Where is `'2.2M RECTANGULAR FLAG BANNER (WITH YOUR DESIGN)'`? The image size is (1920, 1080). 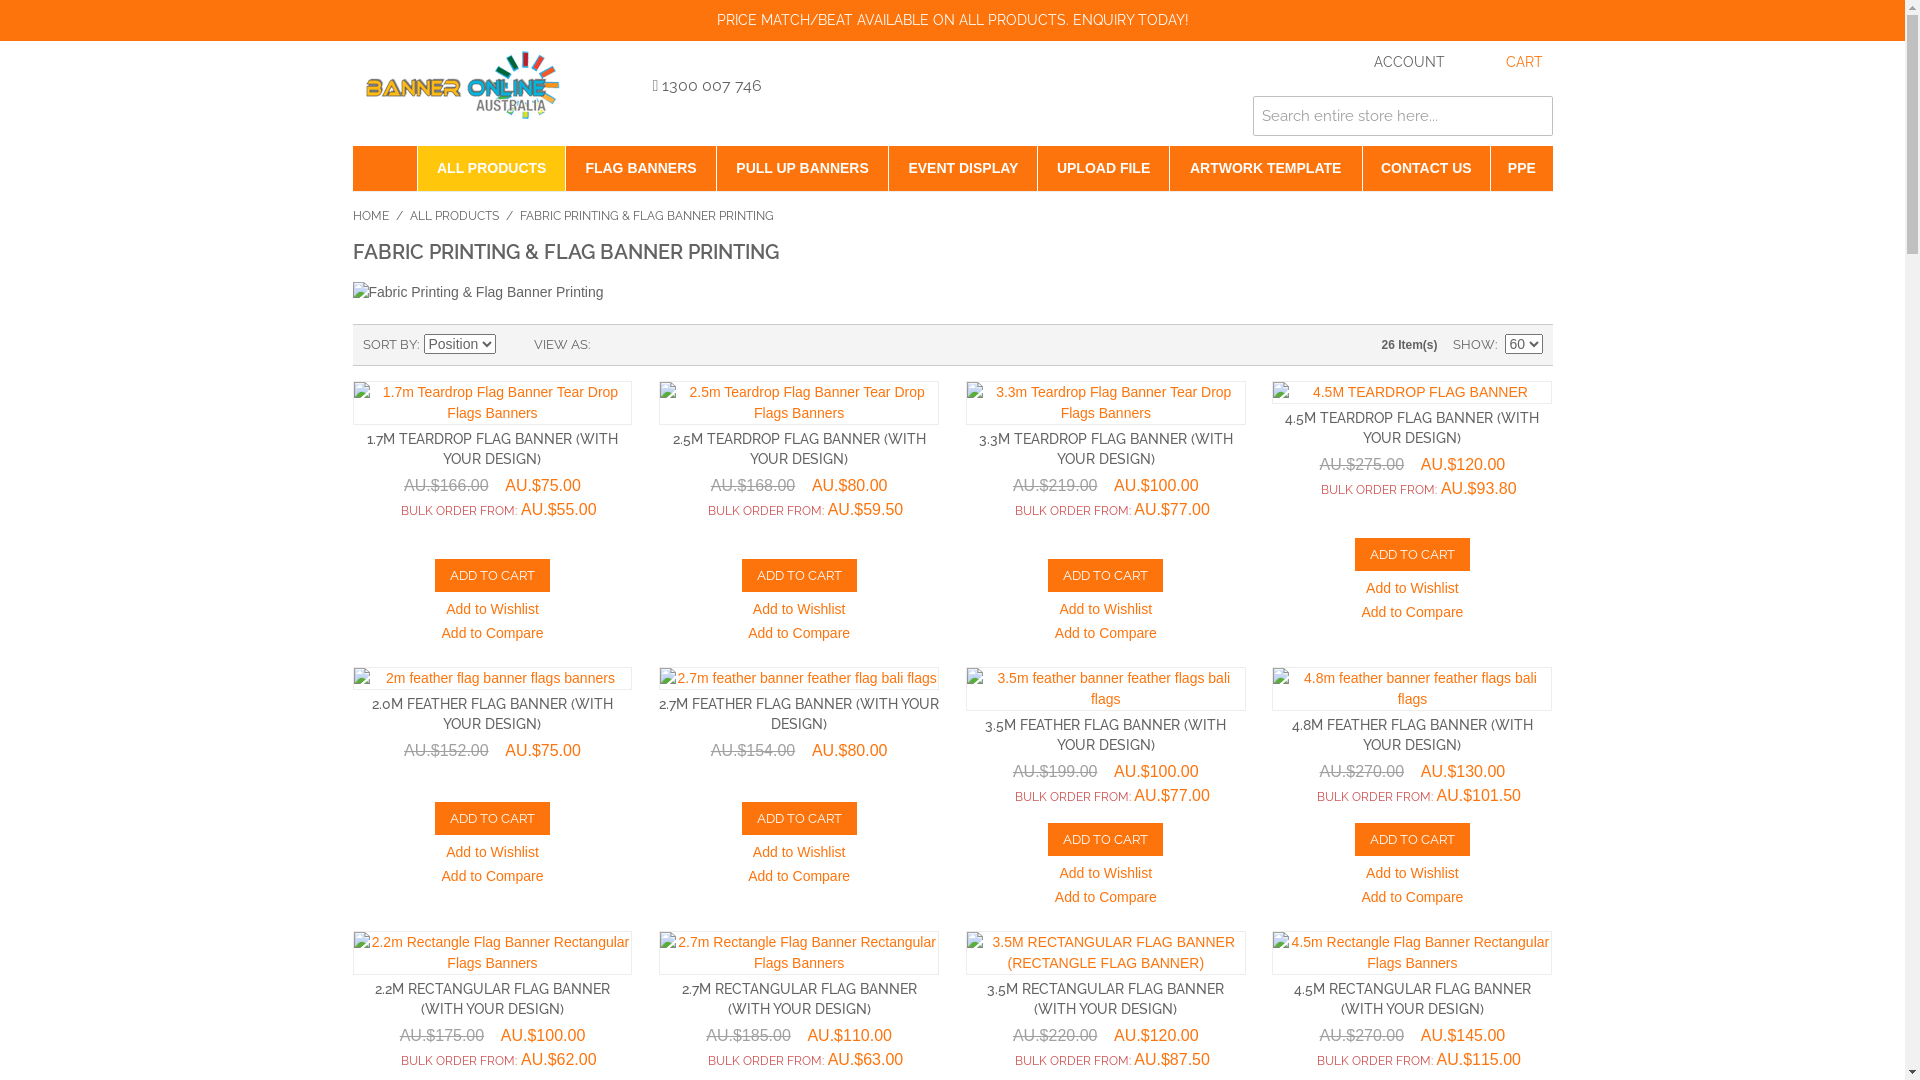
'2.2M RECTANGULAR FLAG BANNER (WITH YOUR DESIGN)' is located at coordinates (492, 999).